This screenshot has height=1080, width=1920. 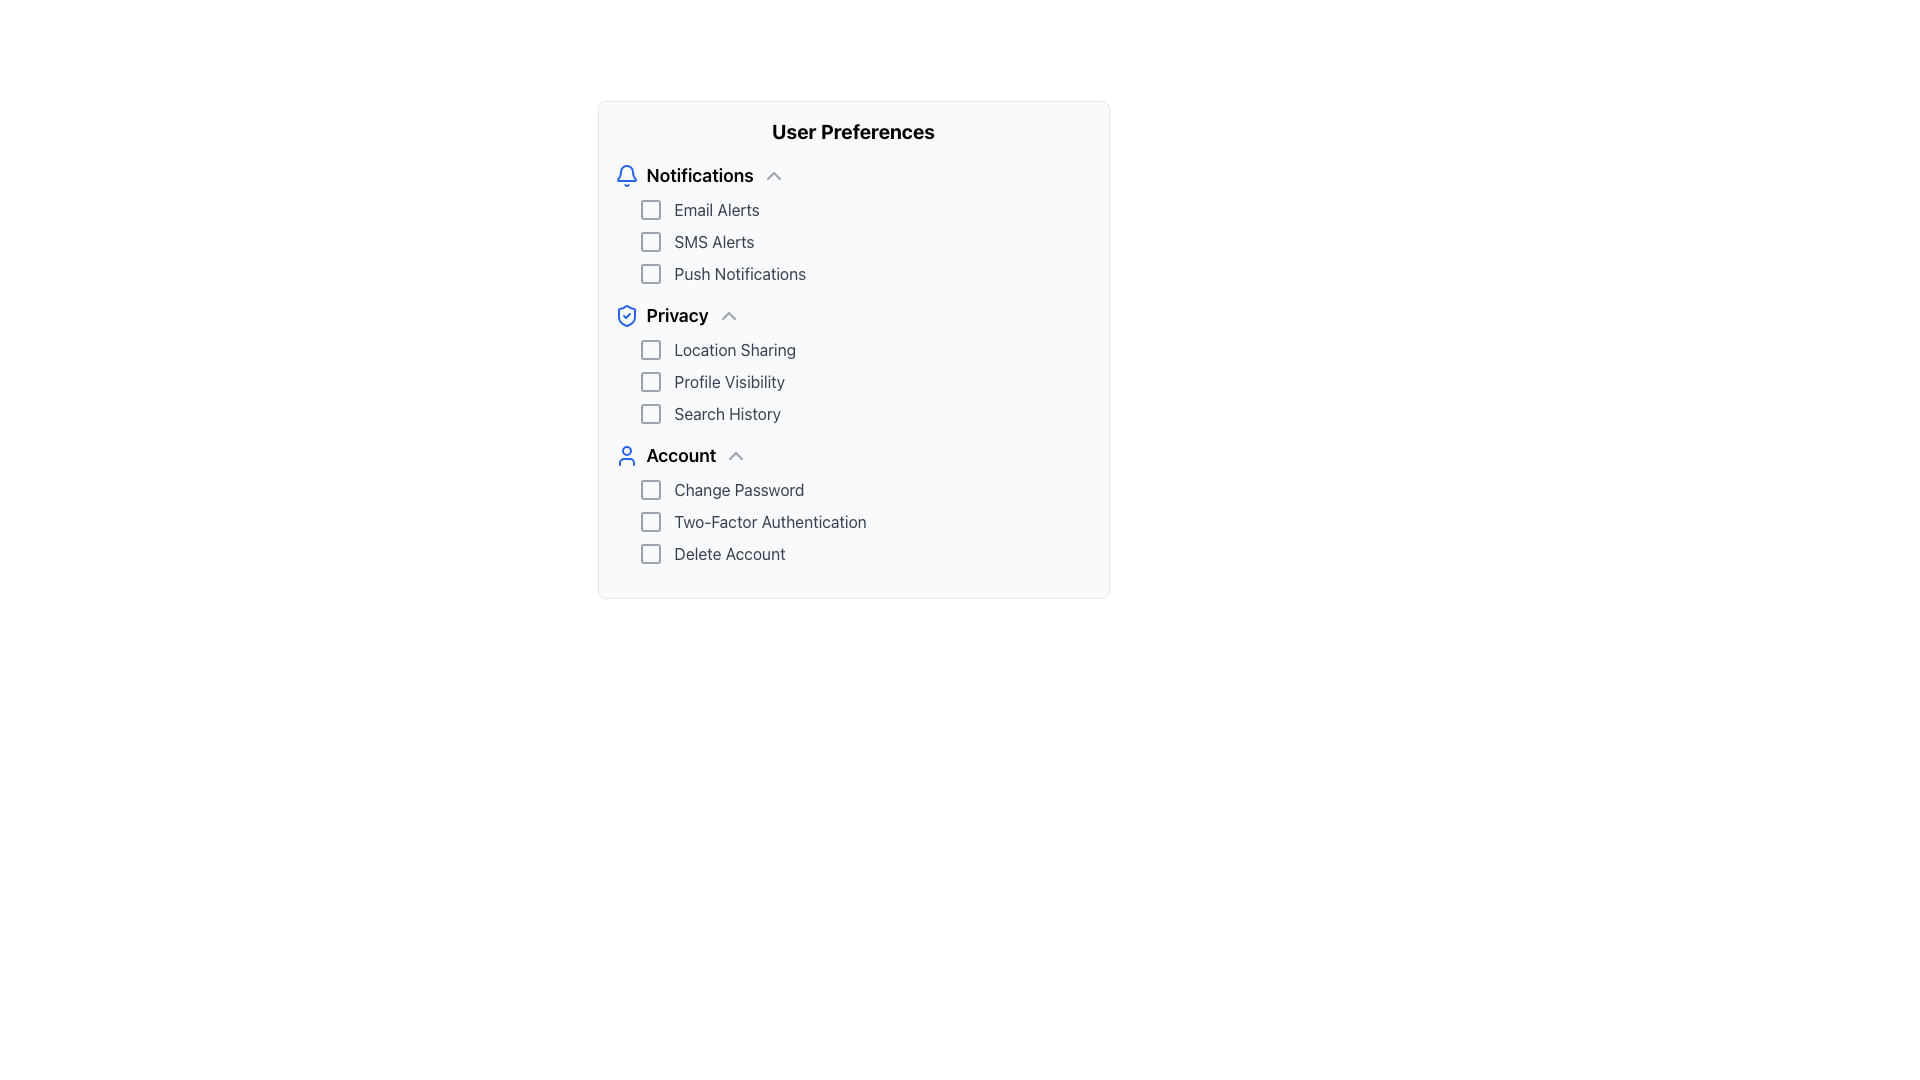 I want to click on the 'Change Password' text label located in the 'Account' section under the 'User Preferences' panel, which is positioned immediately to the right of the associated checkbox, so click(x=738, y=489).